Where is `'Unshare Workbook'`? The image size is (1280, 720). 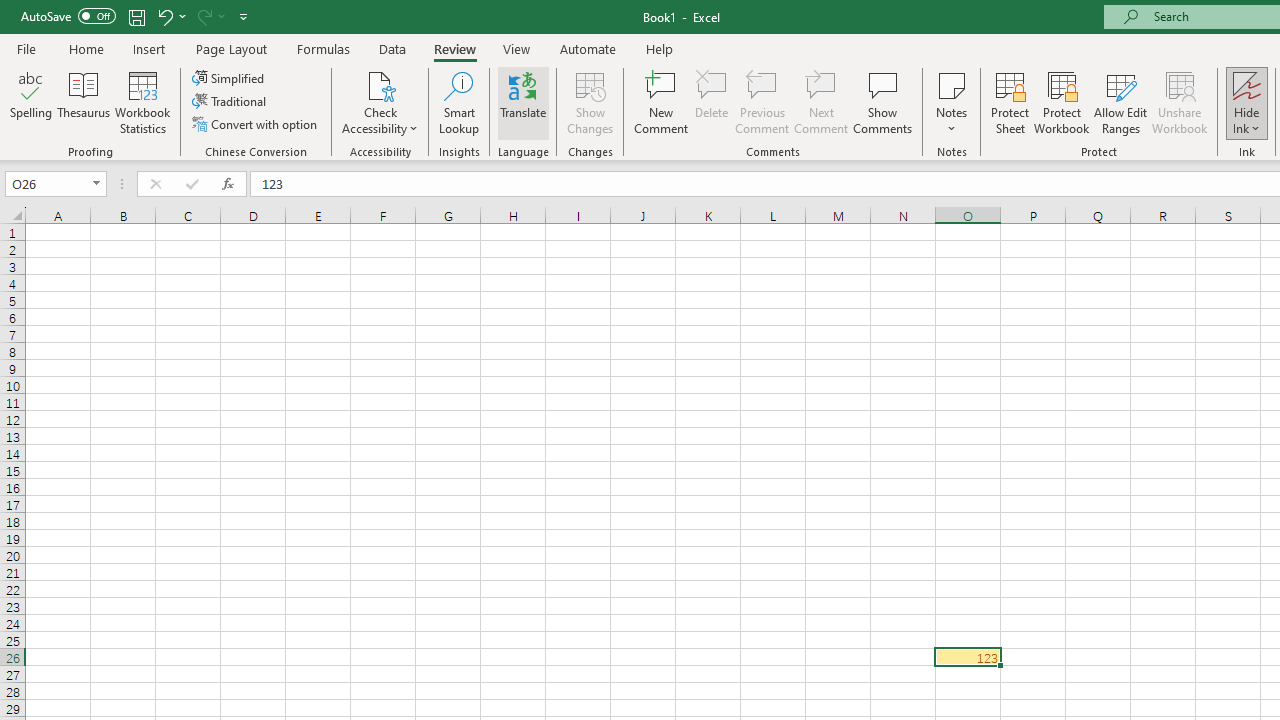
'Unshare Workbook' is located at coordinates (1179, 103).